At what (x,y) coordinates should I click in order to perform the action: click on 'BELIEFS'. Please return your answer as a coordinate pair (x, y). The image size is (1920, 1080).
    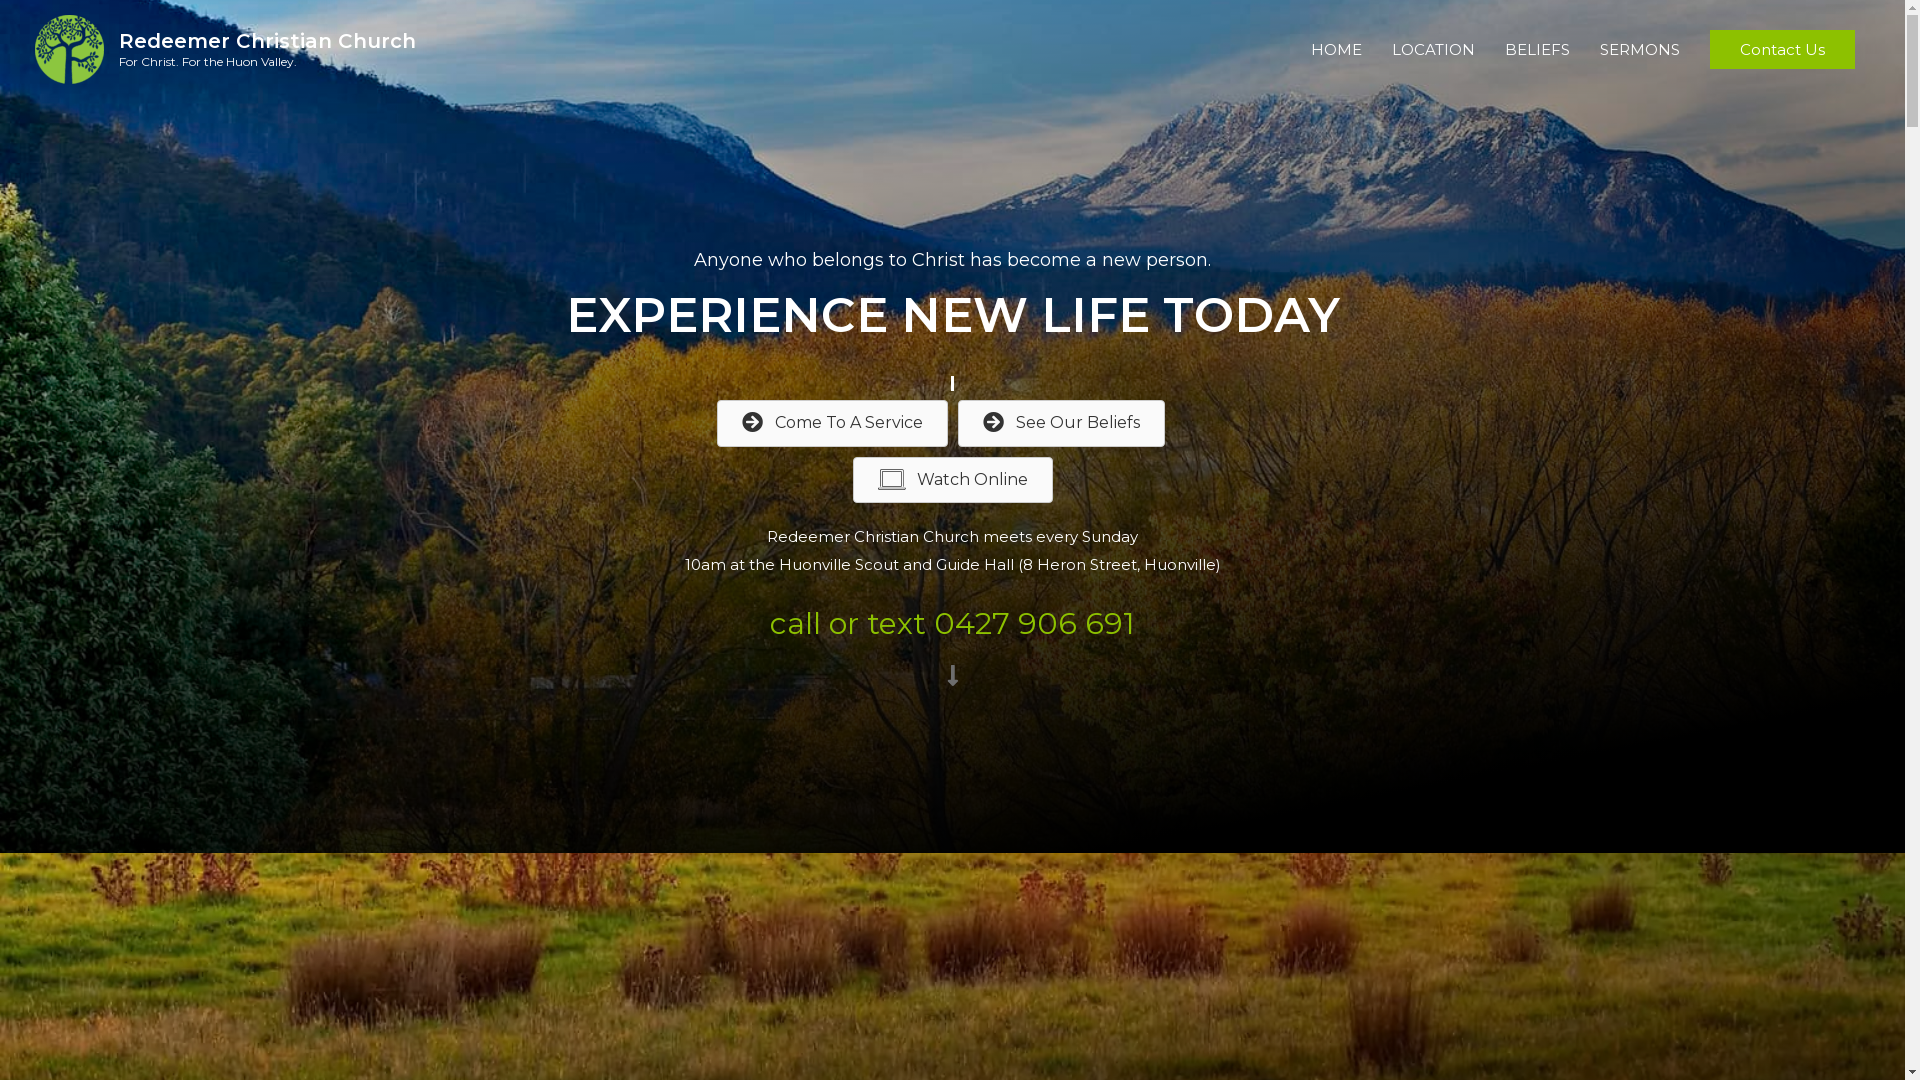
    Looking at the image, I should click on (1489, 49).